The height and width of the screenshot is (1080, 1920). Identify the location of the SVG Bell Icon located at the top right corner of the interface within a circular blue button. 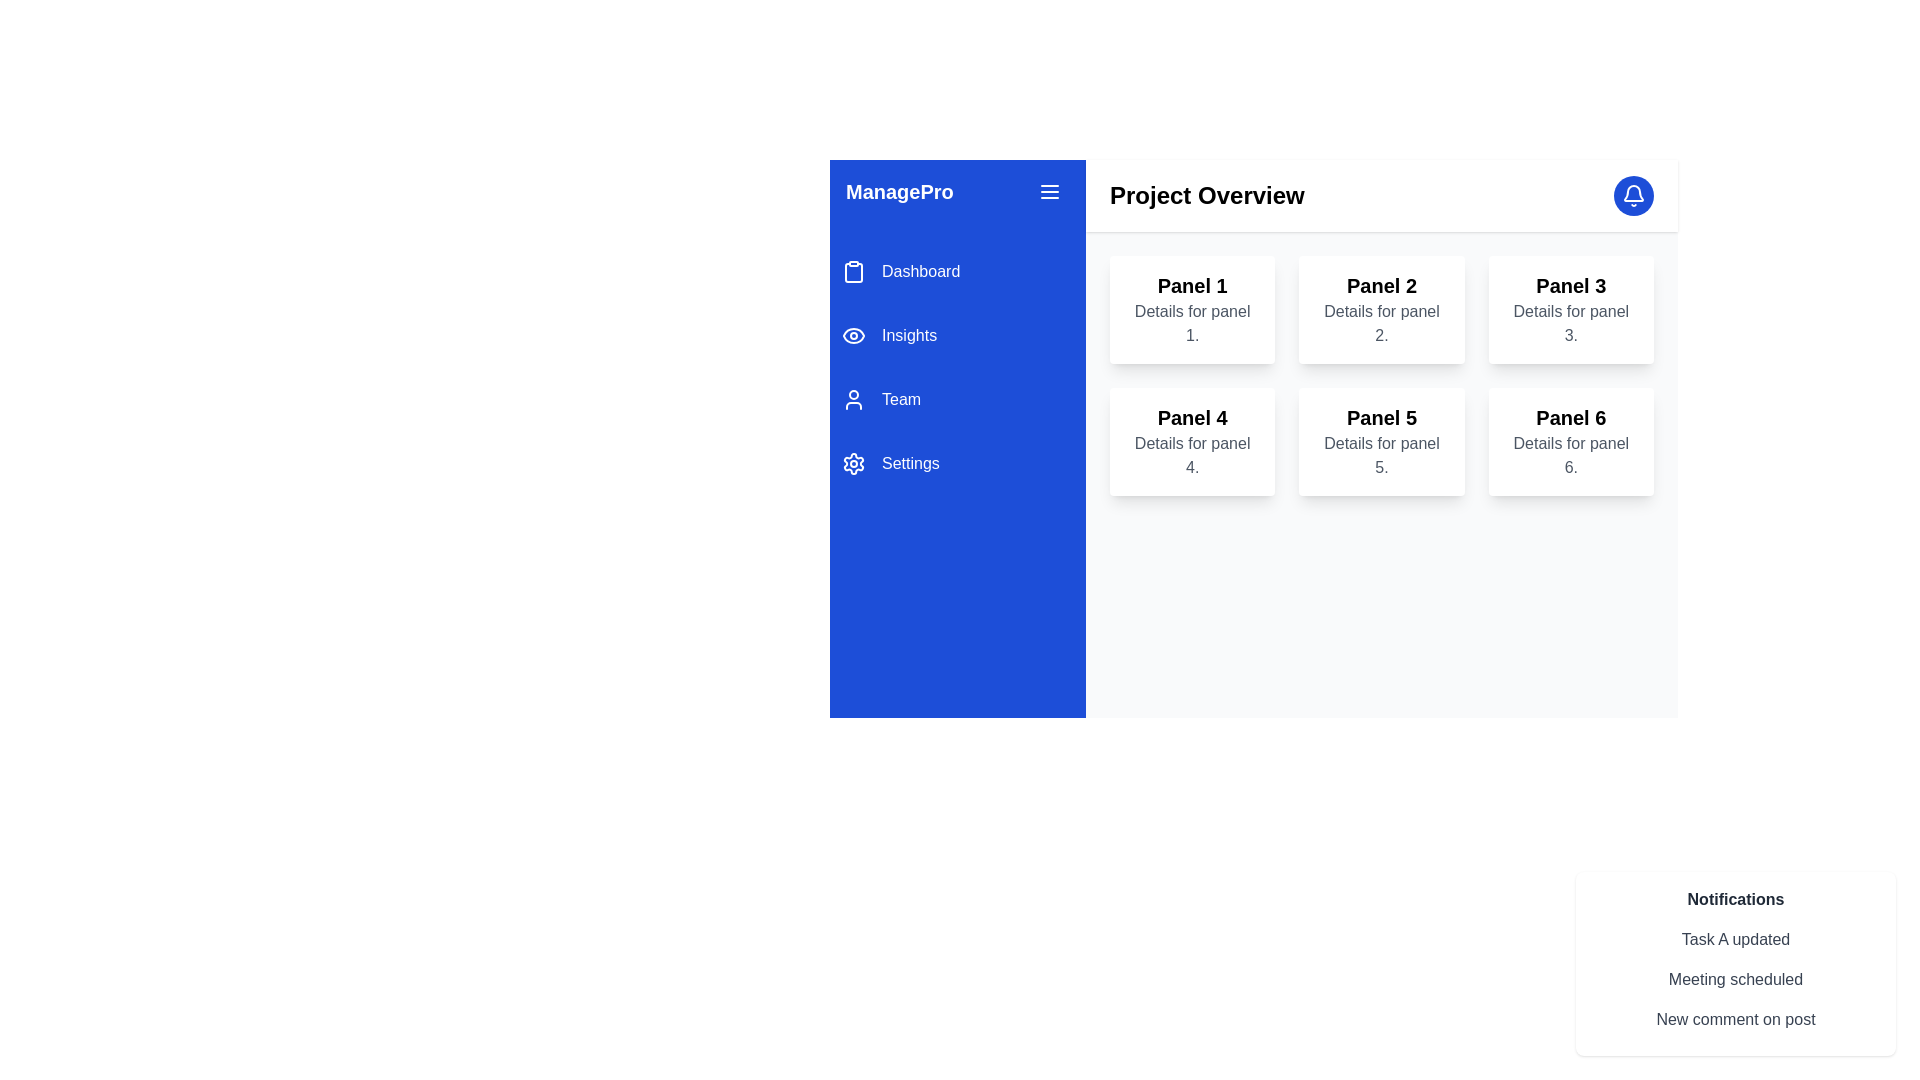
(1633, 196).